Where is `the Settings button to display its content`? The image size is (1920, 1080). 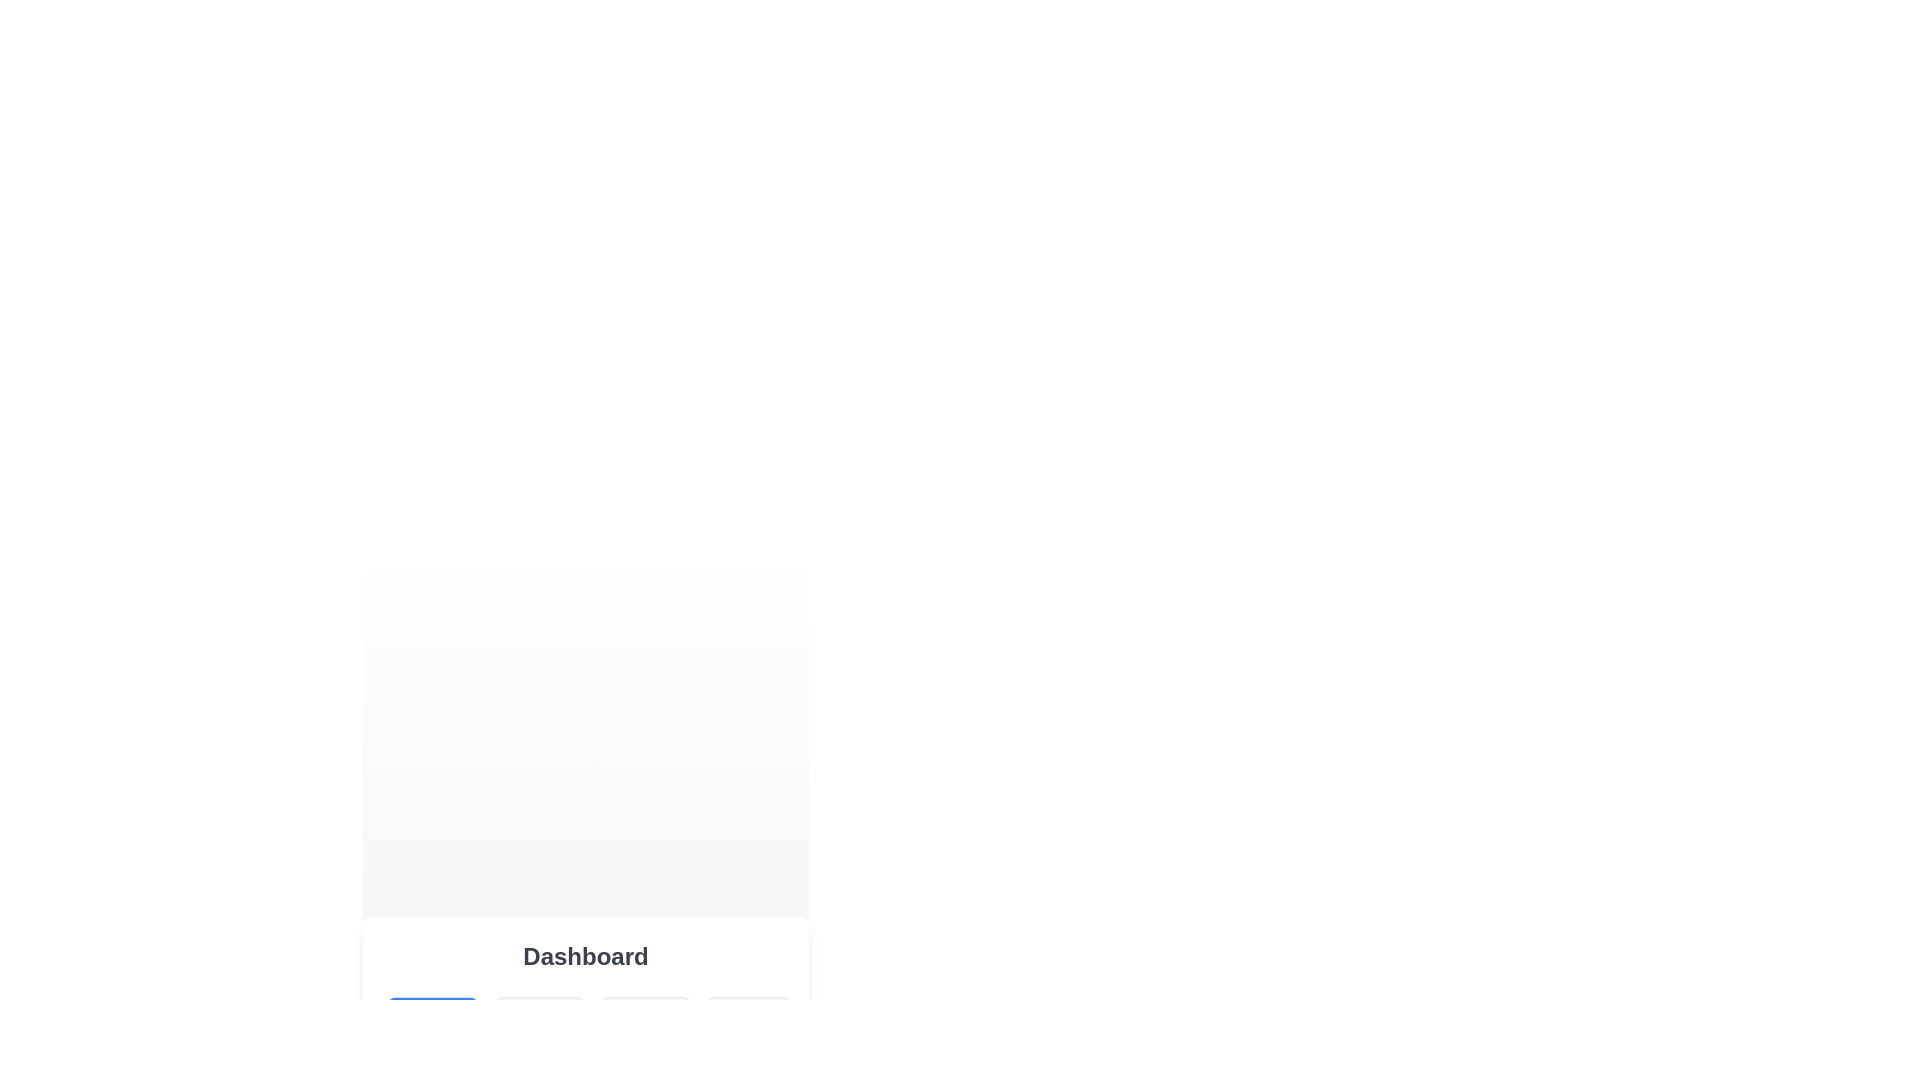 the Settings button to display its content is located at coordinates (747, 1039).